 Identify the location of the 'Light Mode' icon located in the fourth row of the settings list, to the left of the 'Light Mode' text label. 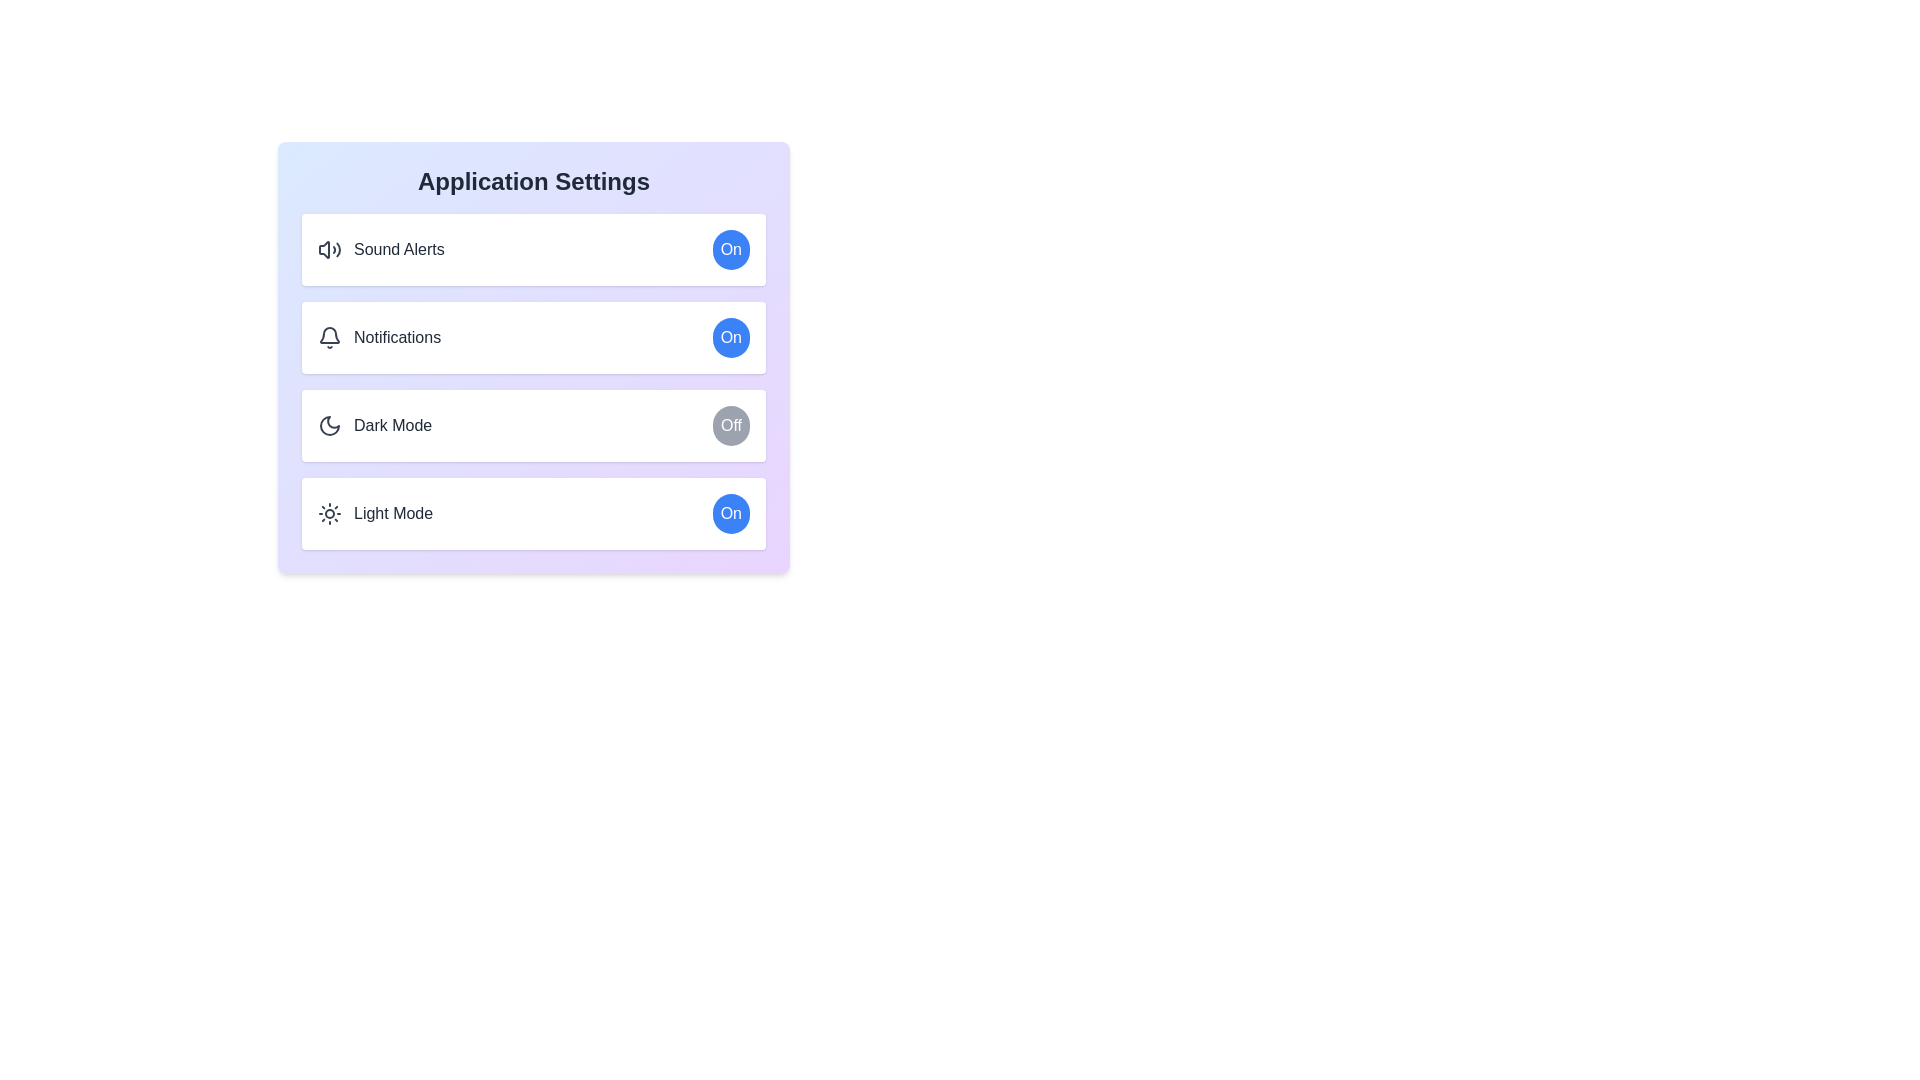
(330, 512).